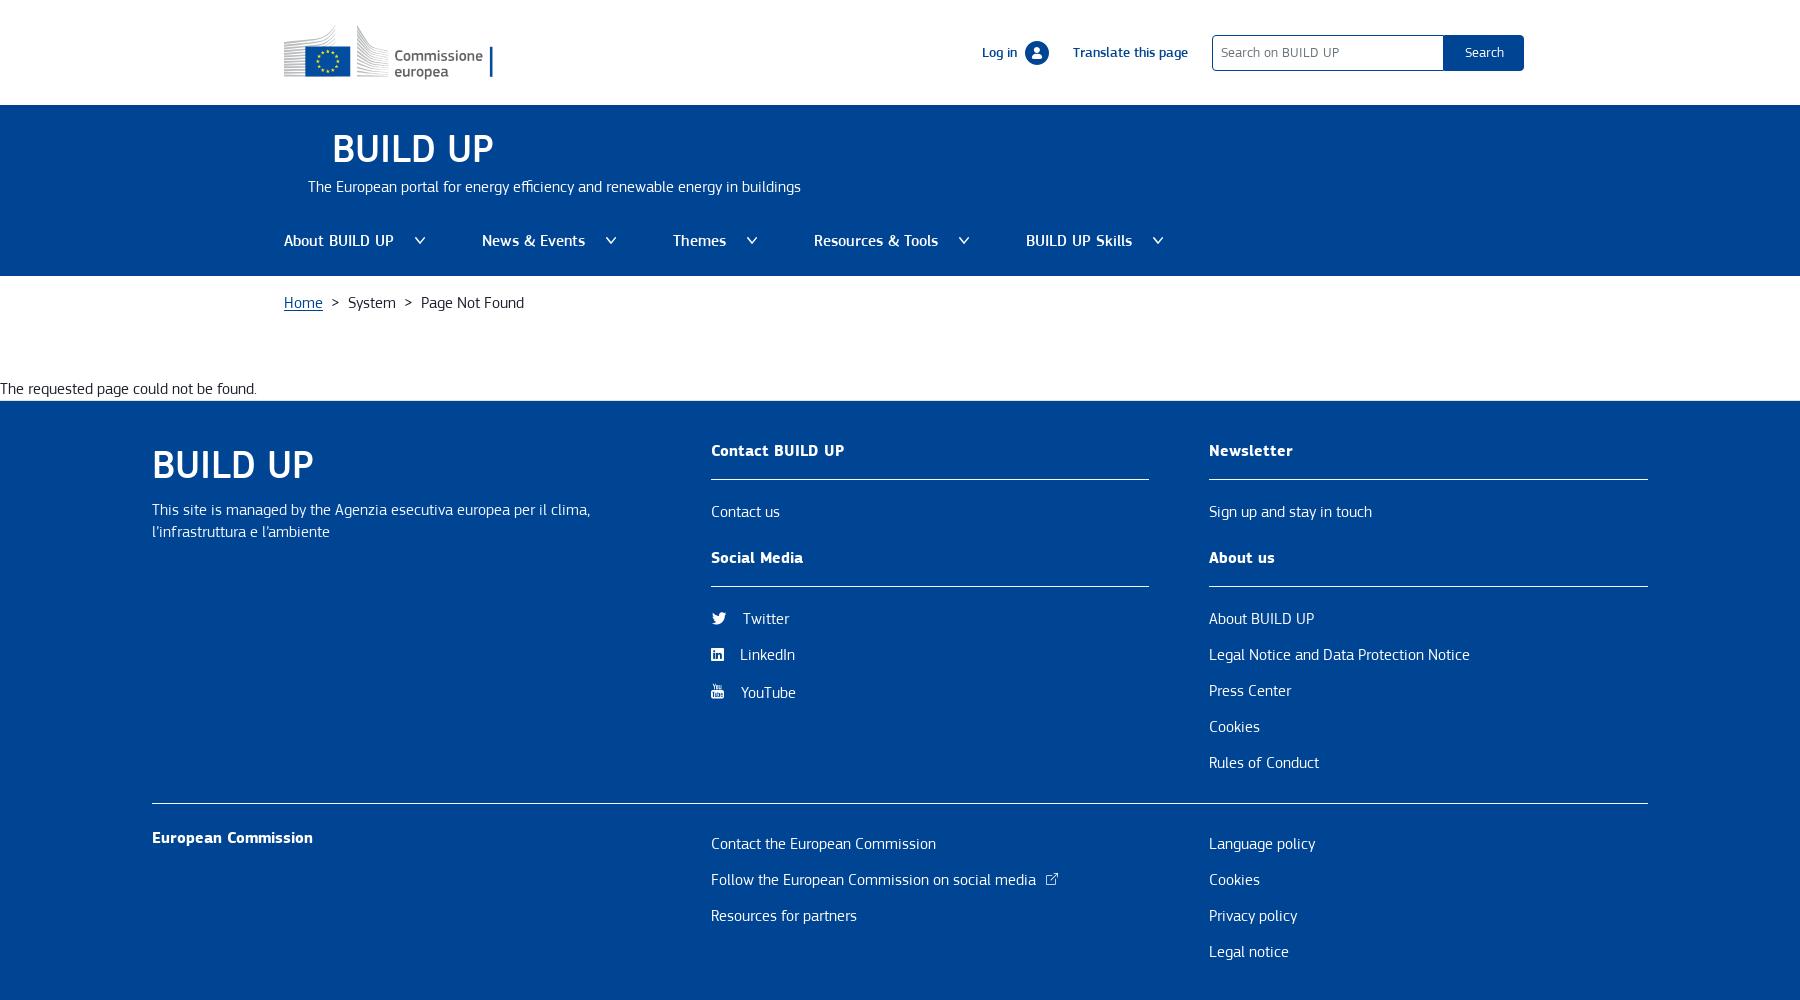 The height and width of the screenshot is (1000, 1800). I want to click on 'Page Not Found', so click(471, 302).